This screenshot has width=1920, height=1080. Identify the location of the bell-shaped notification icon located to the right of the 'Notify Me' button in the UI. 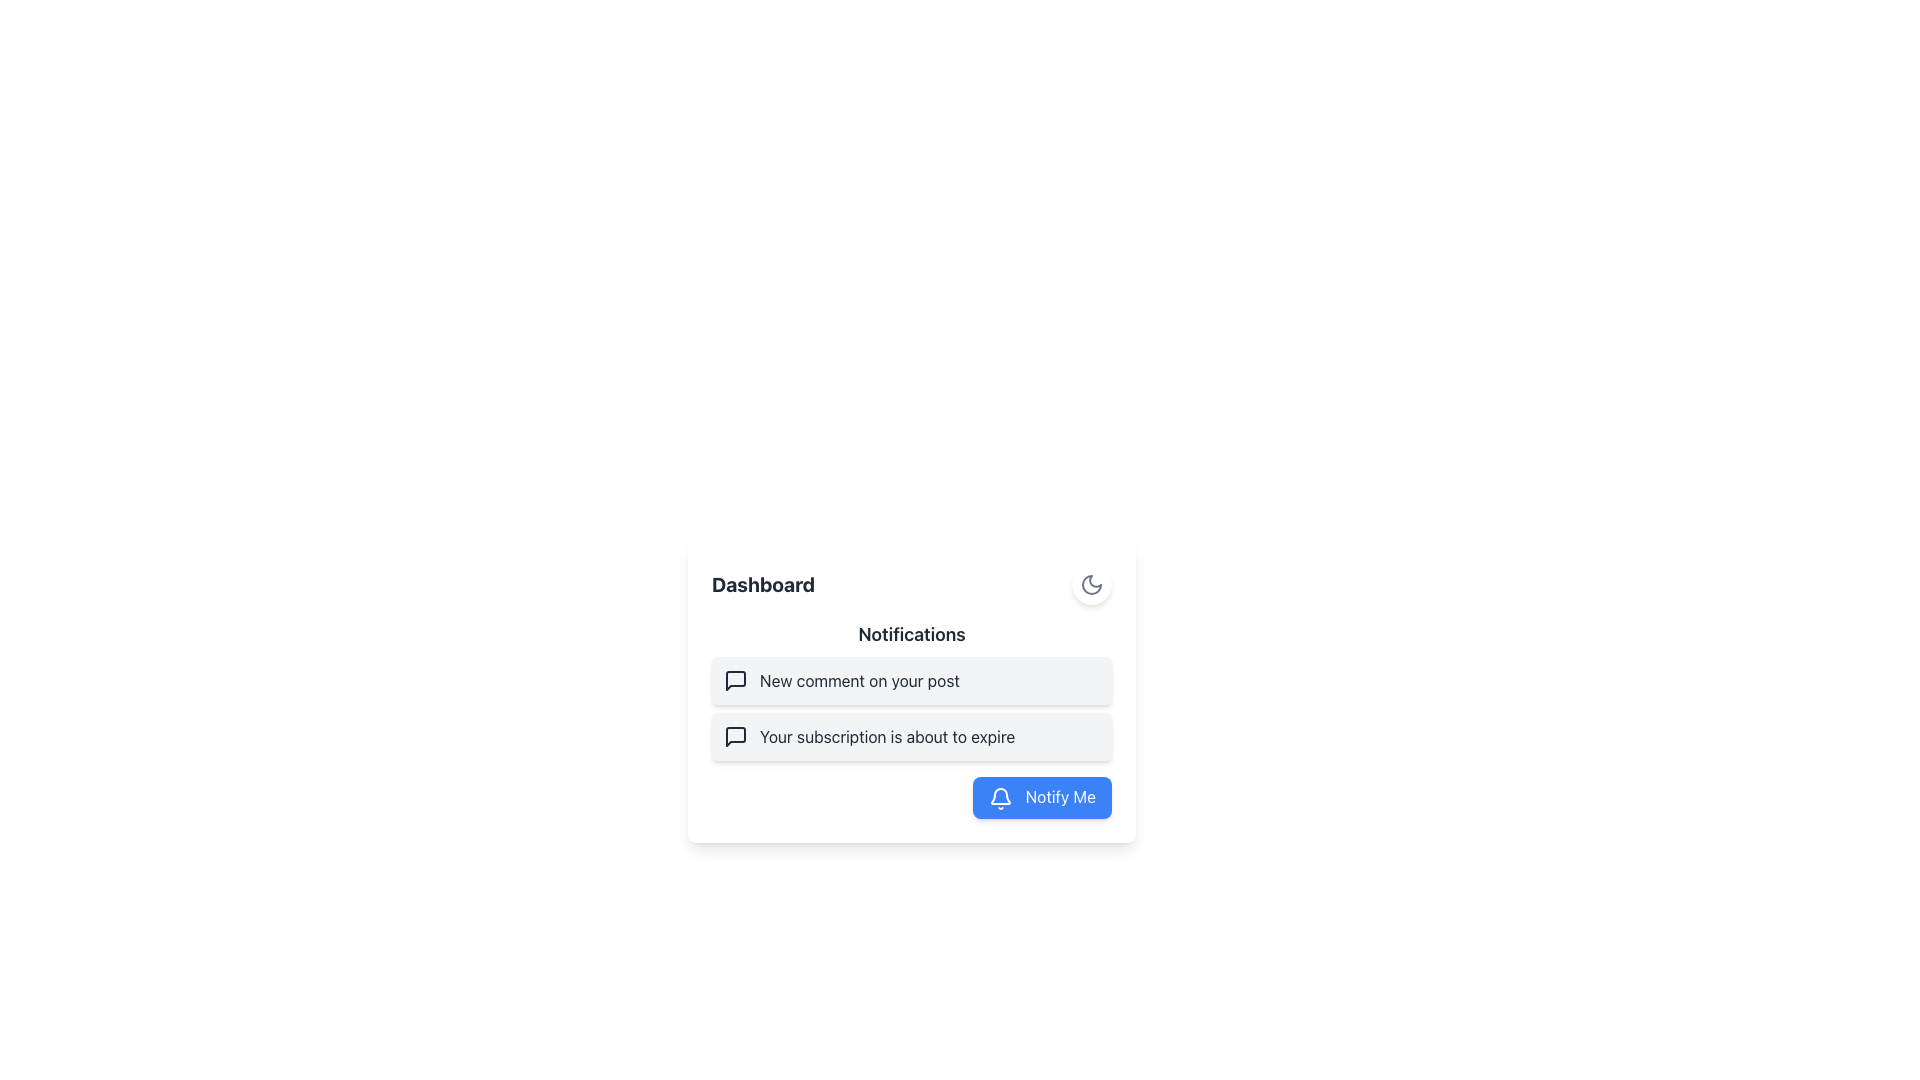
(1001, 794).